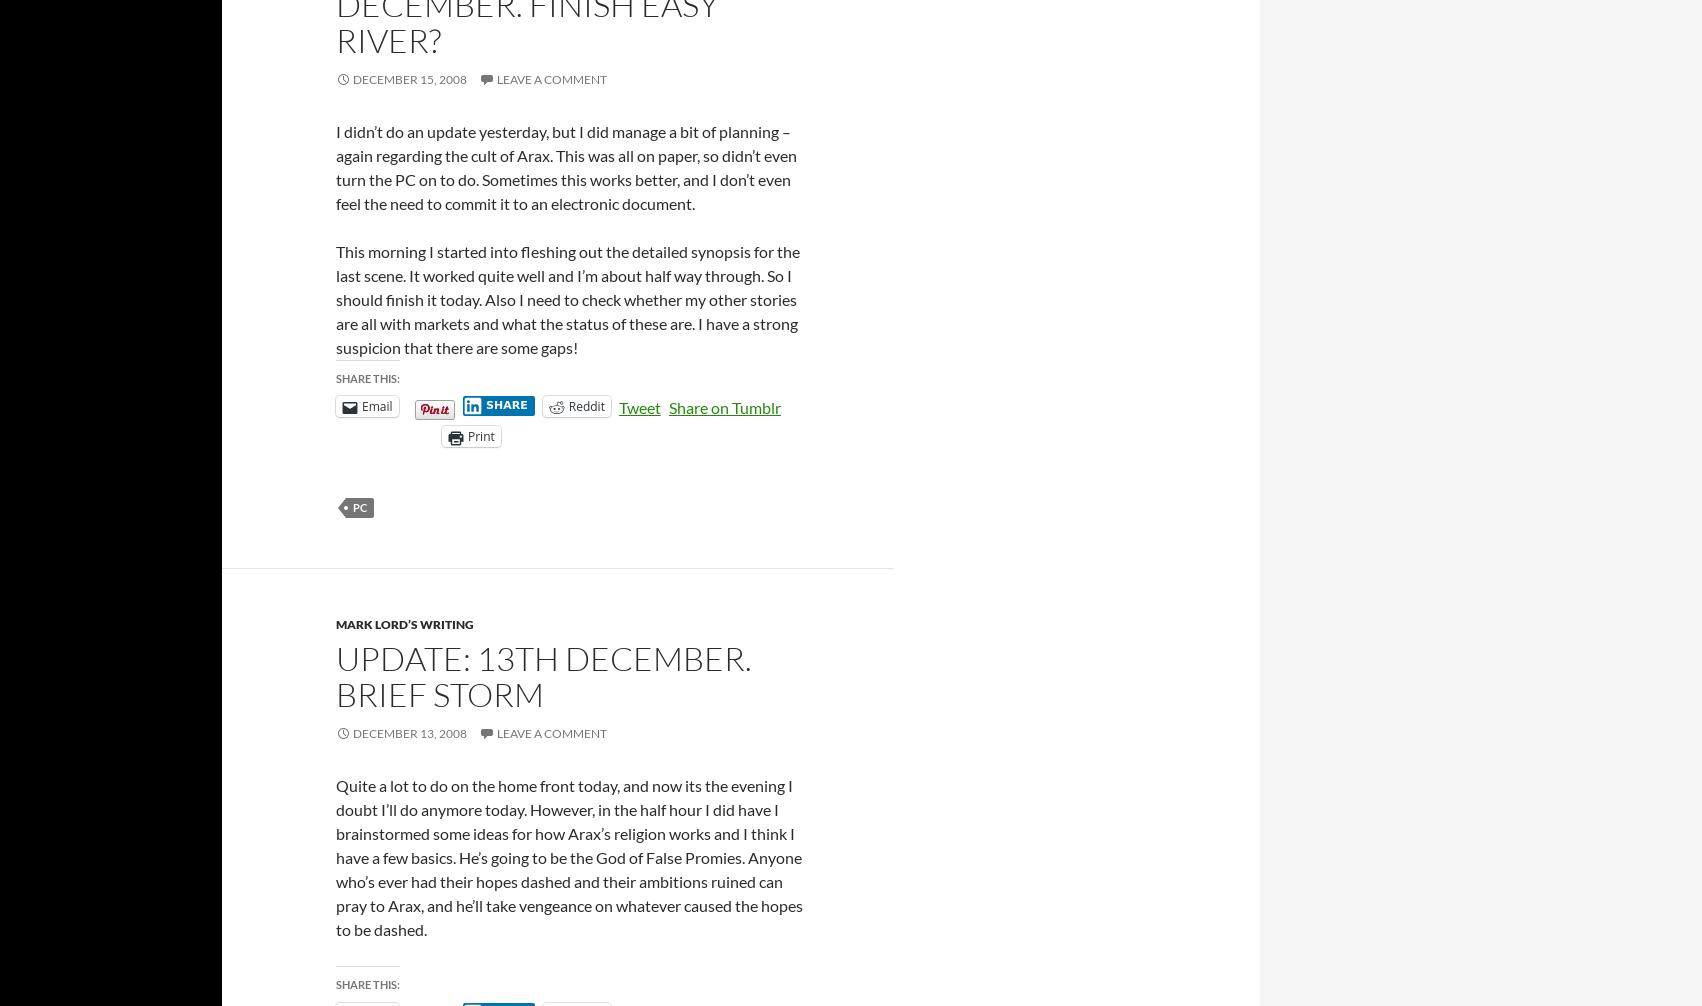  I want to click on 'PC', so click(359, 507).